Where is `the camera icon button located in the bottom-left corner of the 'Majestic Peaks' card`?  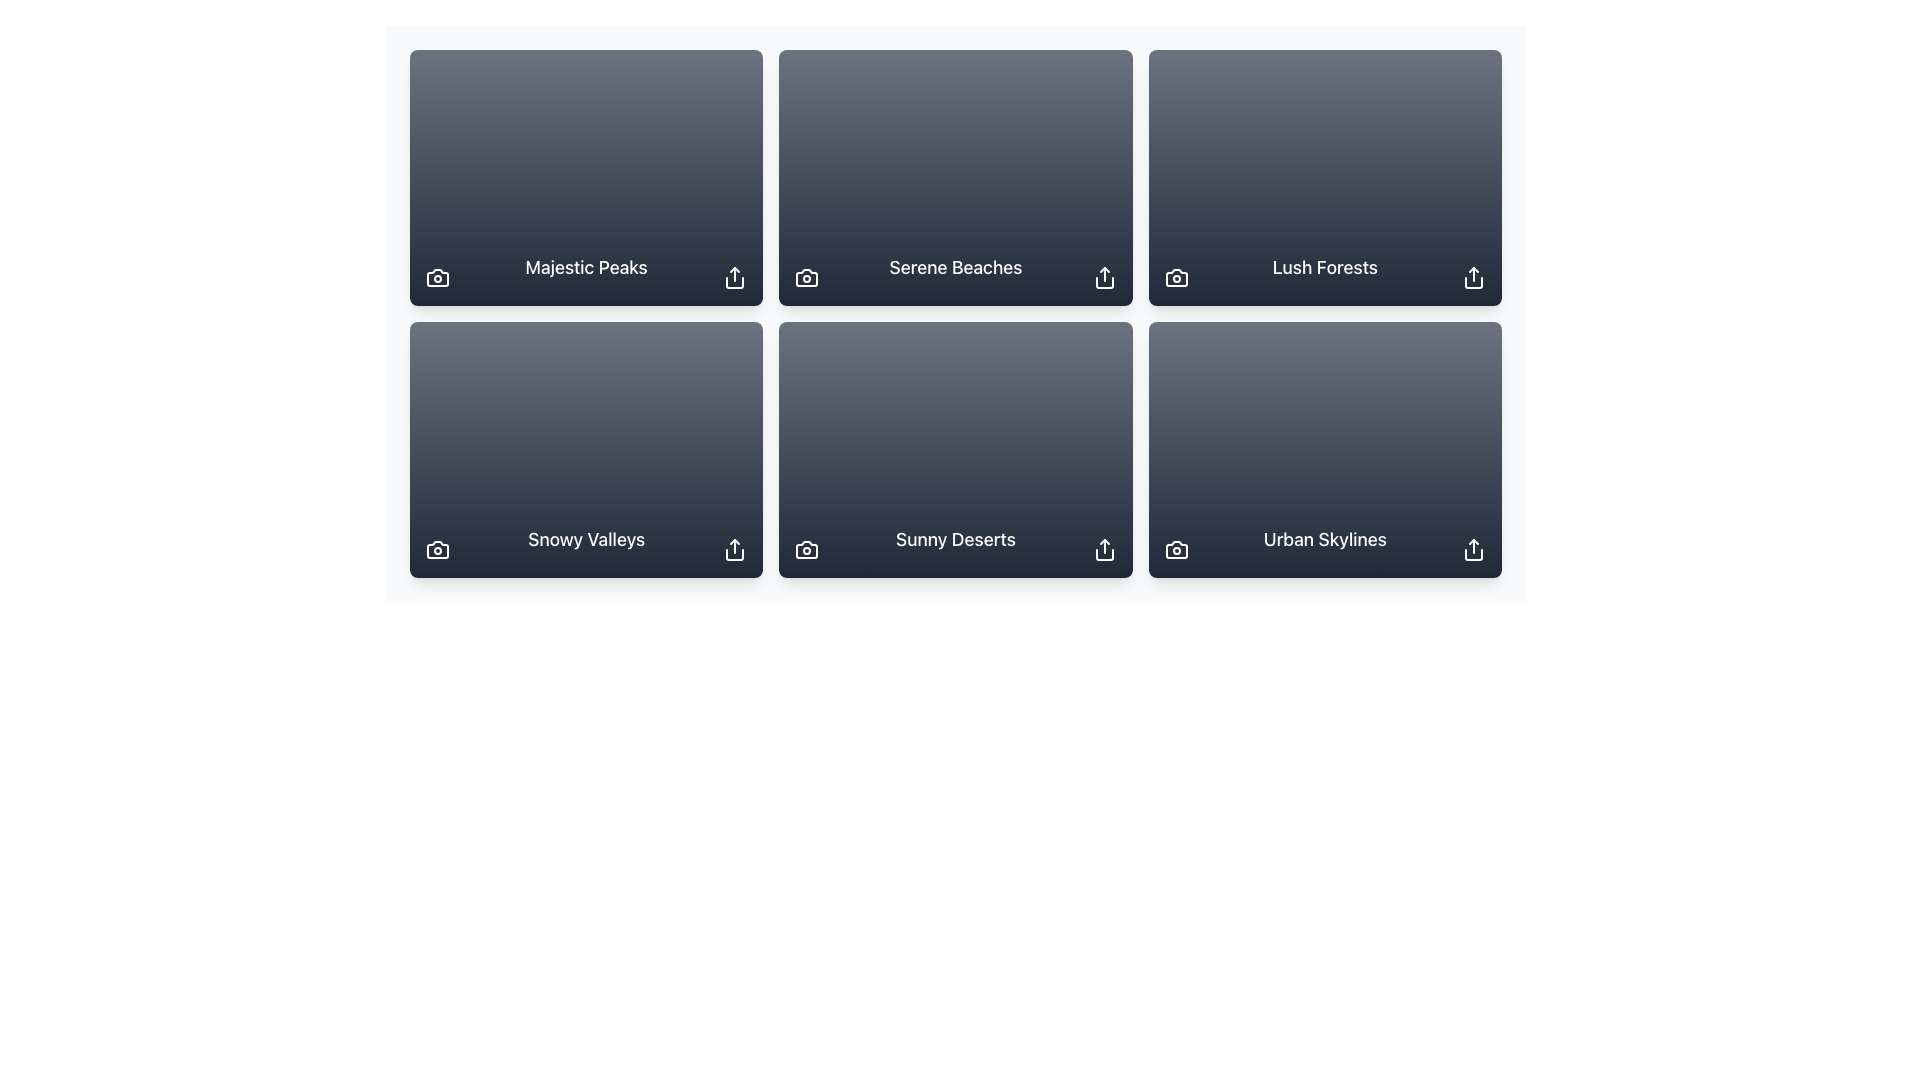
the camera icon button located in the bottom-left corner of the 'Majestic Peaks' card is located at coordinates (436, 277).